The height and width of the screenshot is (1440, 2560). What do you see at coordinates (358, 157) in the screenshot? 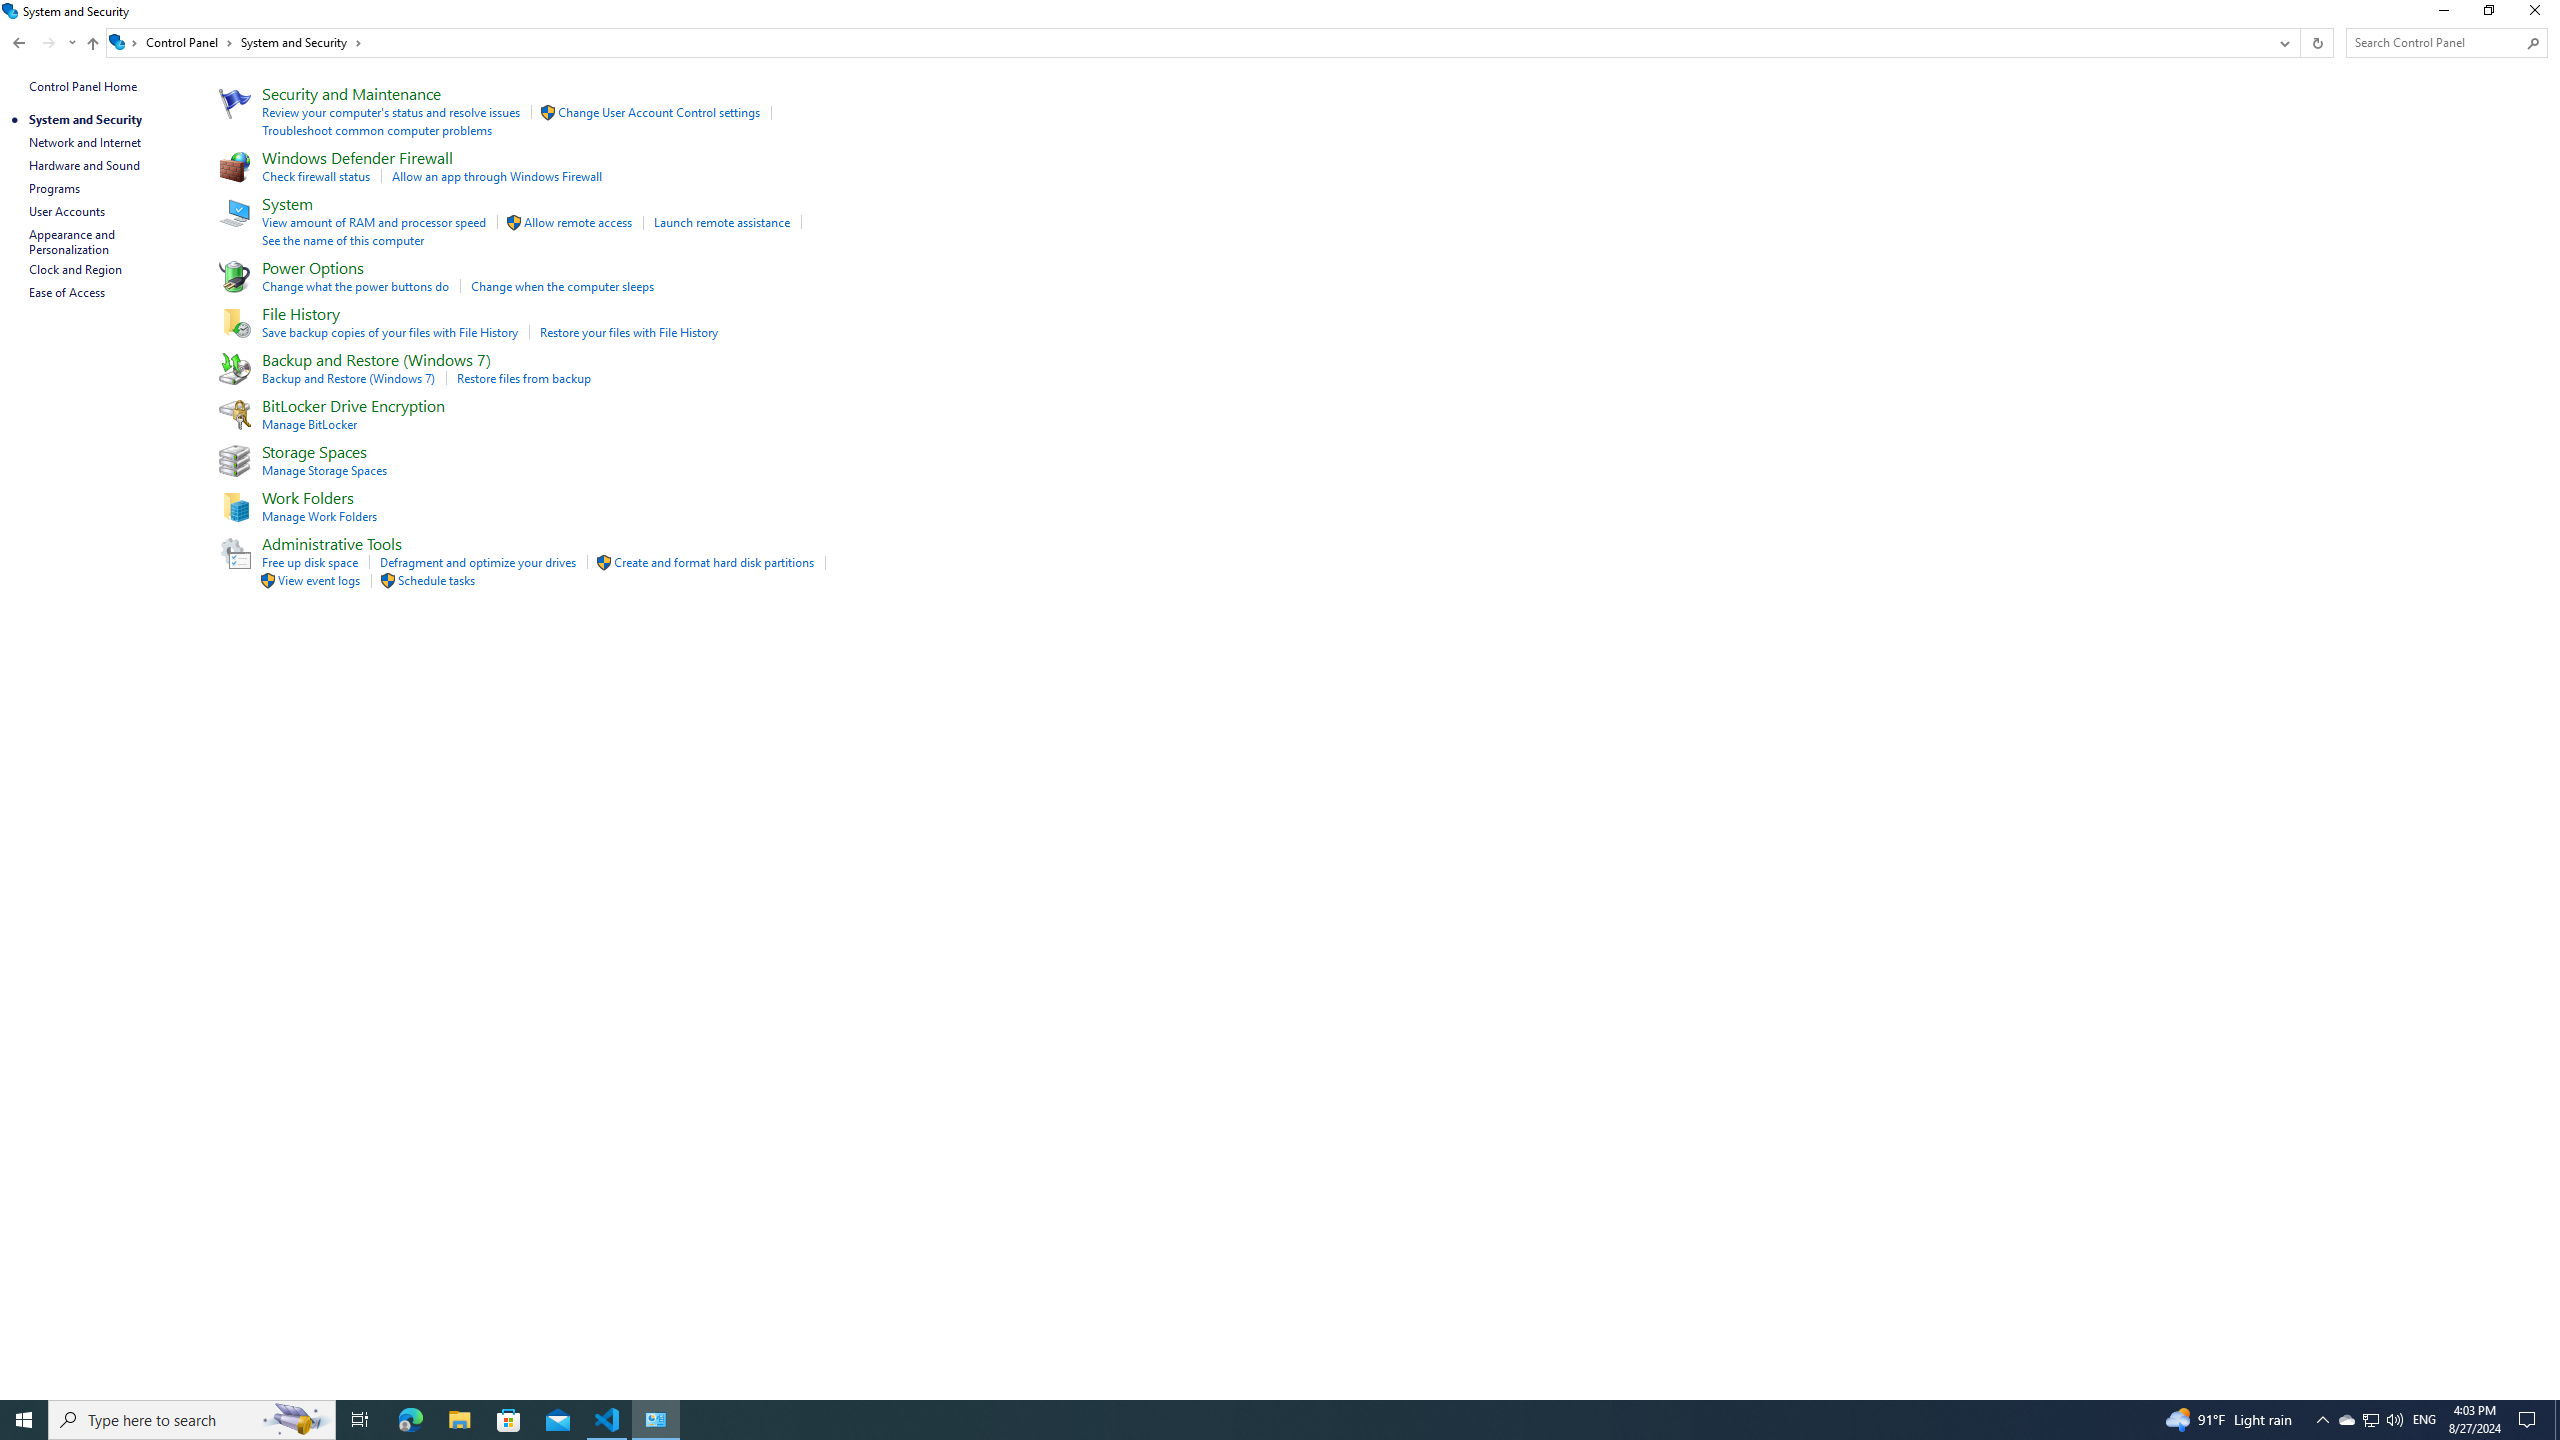
I see `'Windows Defender Firewall'` at bounding box center [358, 157].